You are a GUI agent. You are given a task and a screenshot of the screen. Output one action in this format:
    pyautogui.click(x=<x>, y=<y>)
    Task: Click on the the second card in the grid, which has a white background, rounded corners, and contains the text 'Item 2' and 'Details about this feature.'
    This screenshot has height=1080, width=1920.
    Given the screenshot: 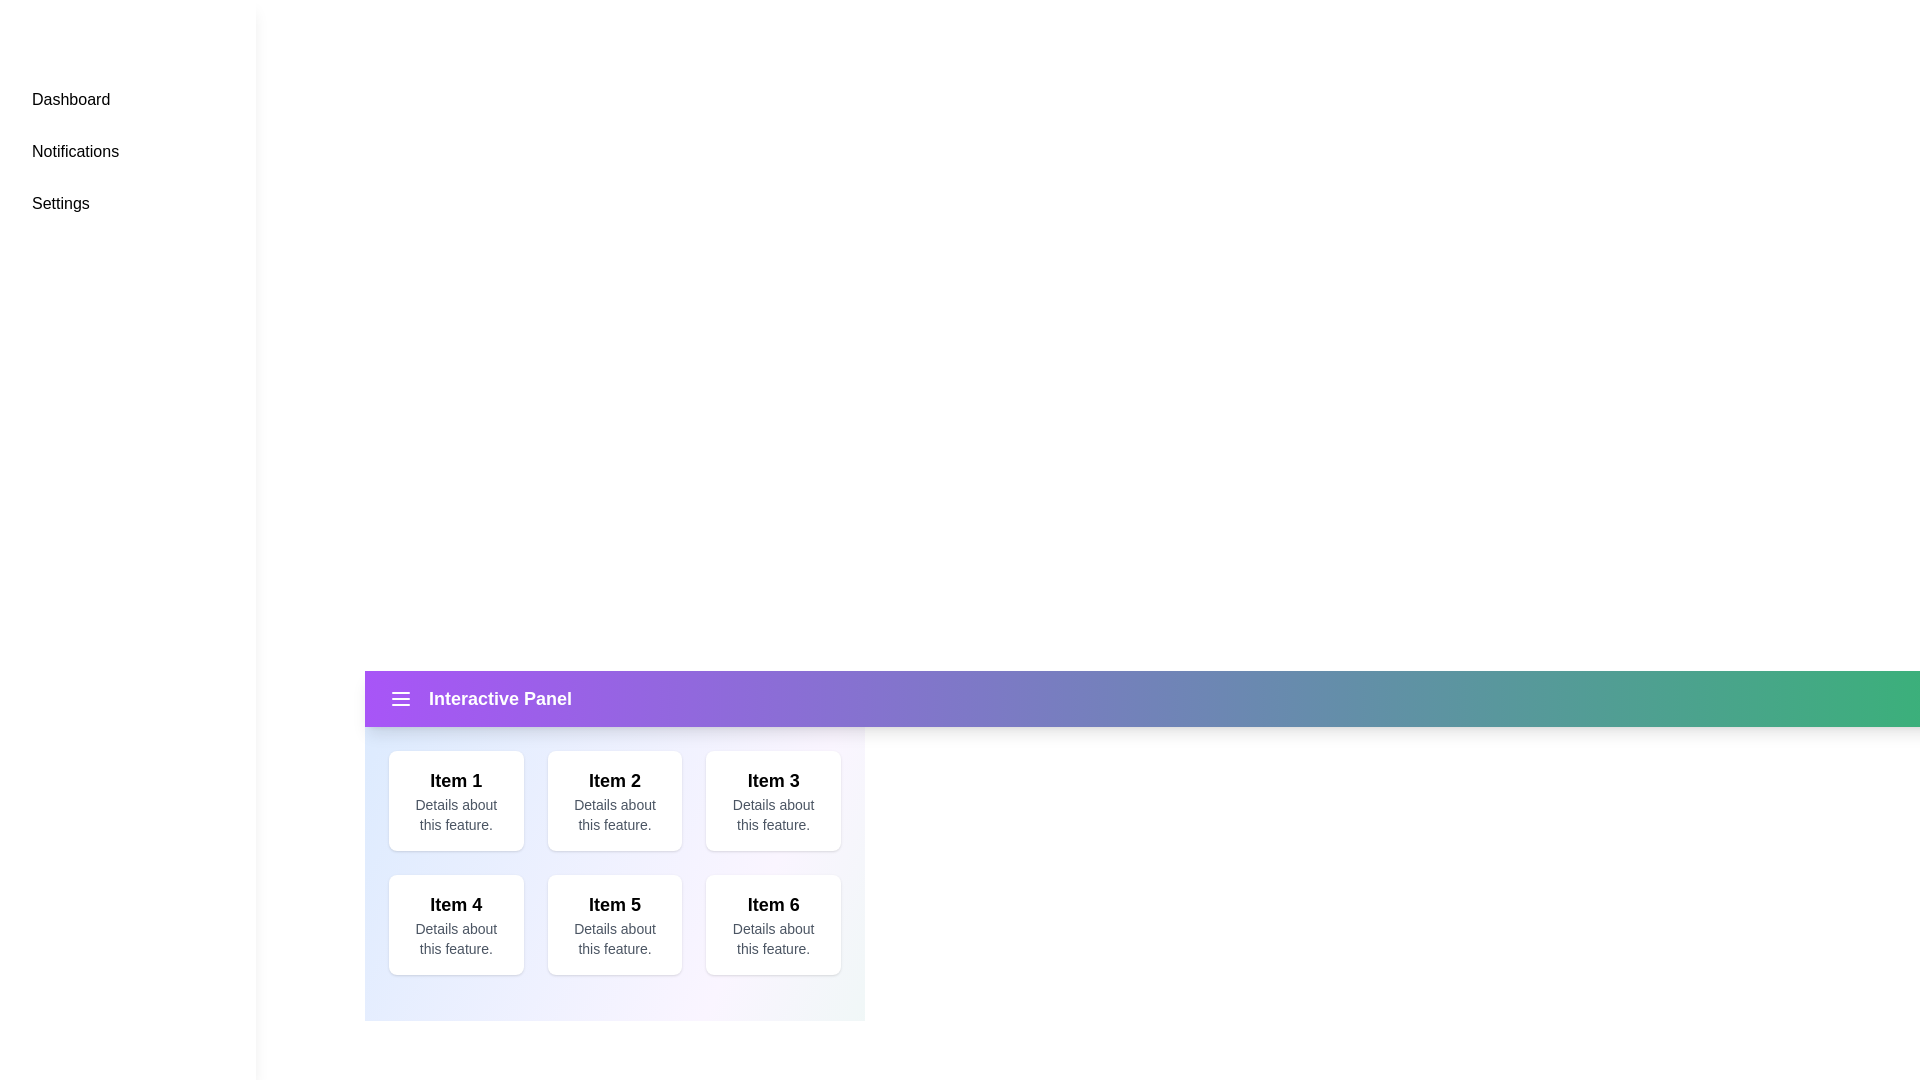 What is the action you would take?
    pyautogui.click(x=613, y=800)
    